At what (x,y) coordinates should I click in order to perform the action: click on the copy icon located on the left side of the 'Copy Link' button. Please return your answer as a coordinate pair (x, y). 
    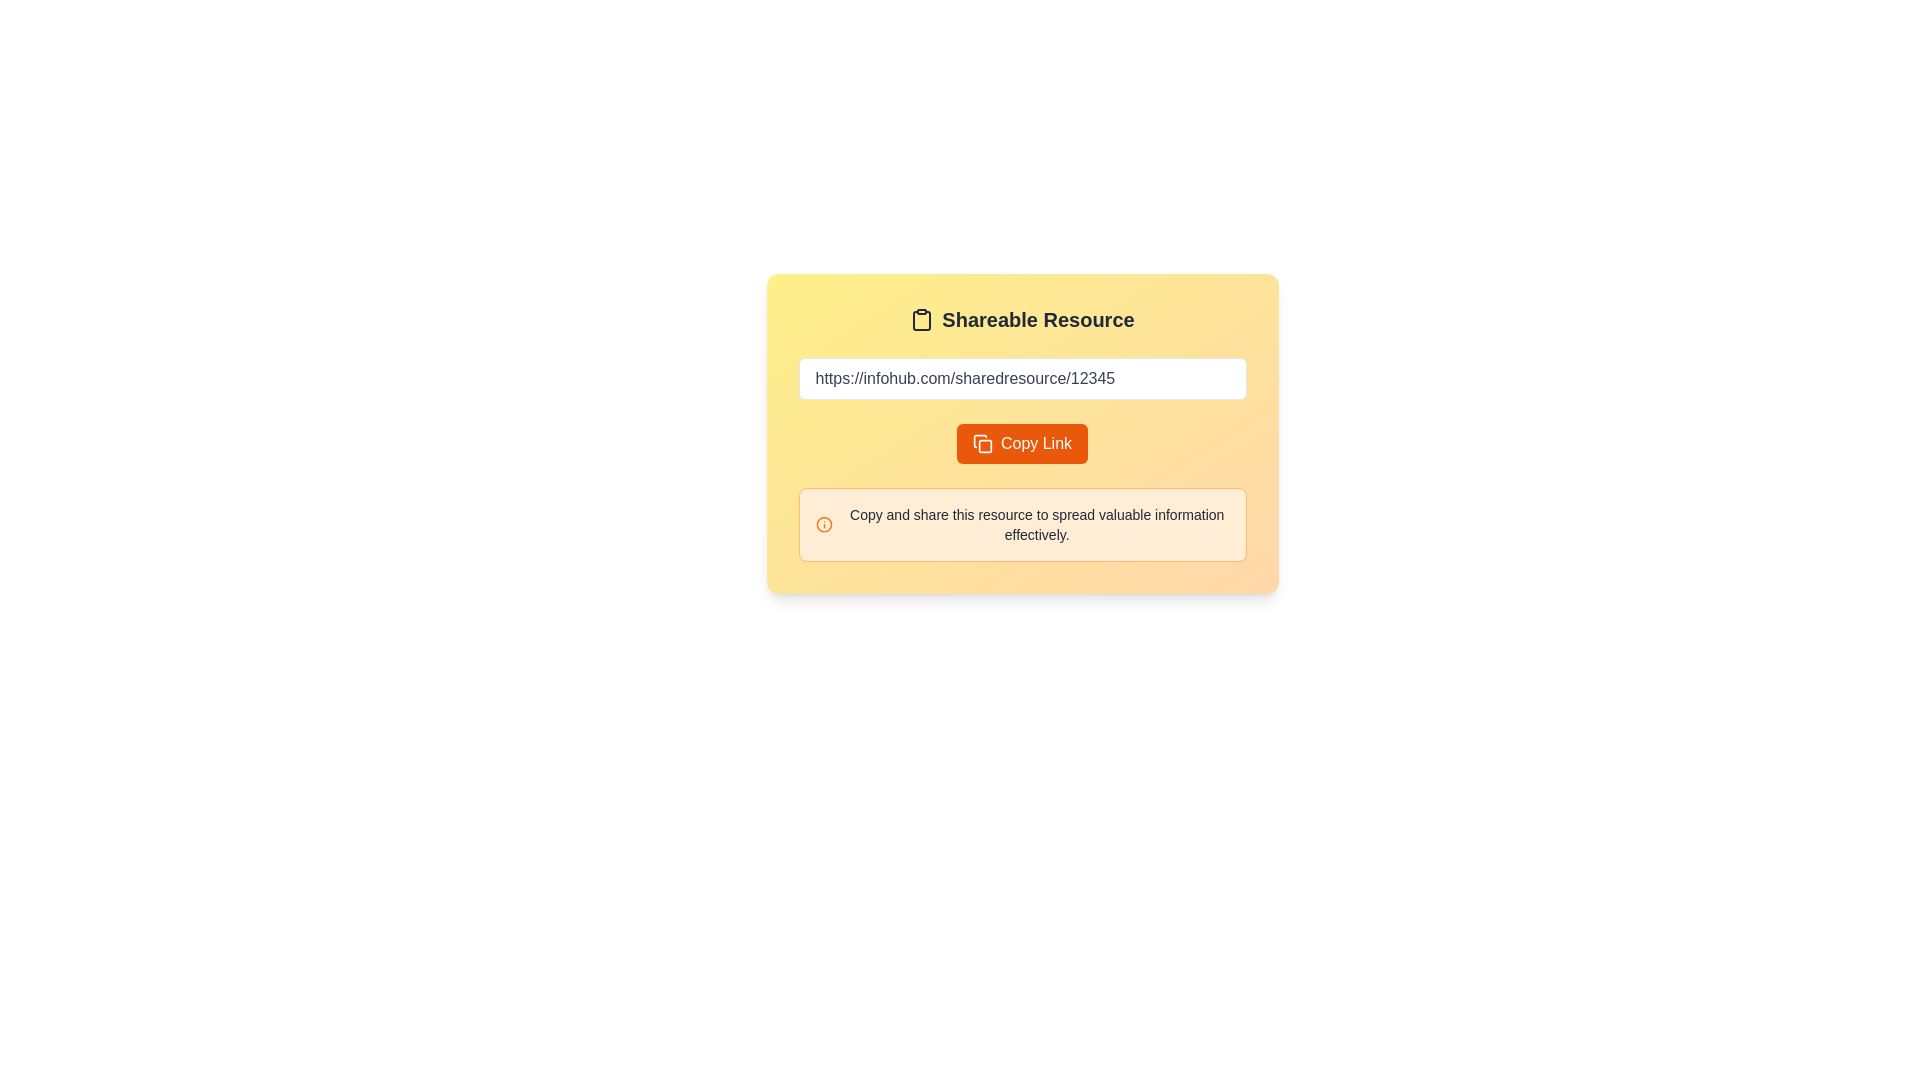
    Looking at the image, I should click on (982, 442).